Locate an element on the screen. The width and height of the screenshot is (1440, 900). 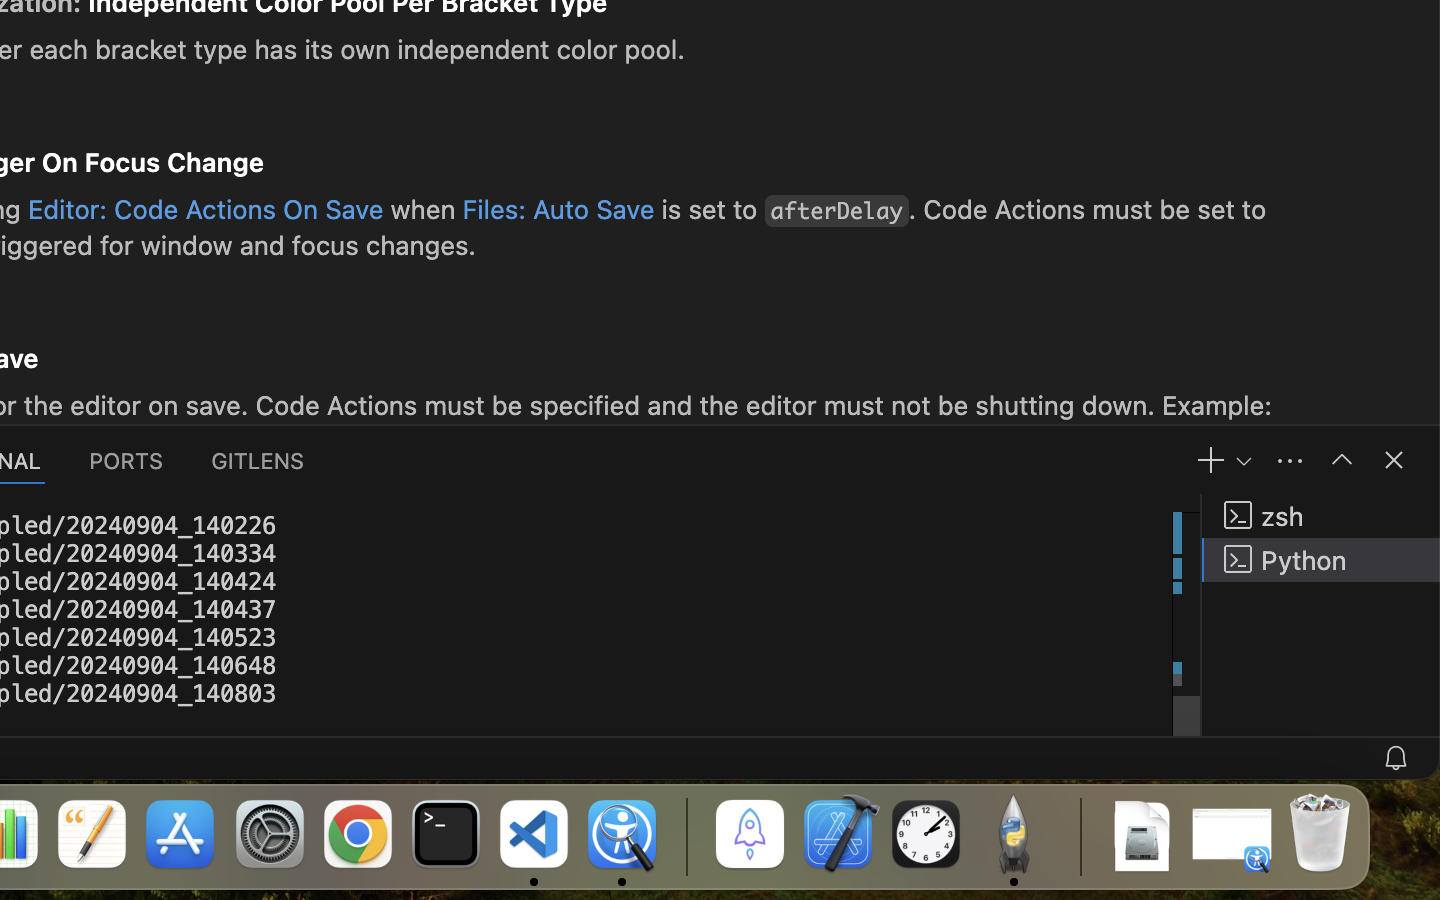
'when' is located at coordinates (423, 208).